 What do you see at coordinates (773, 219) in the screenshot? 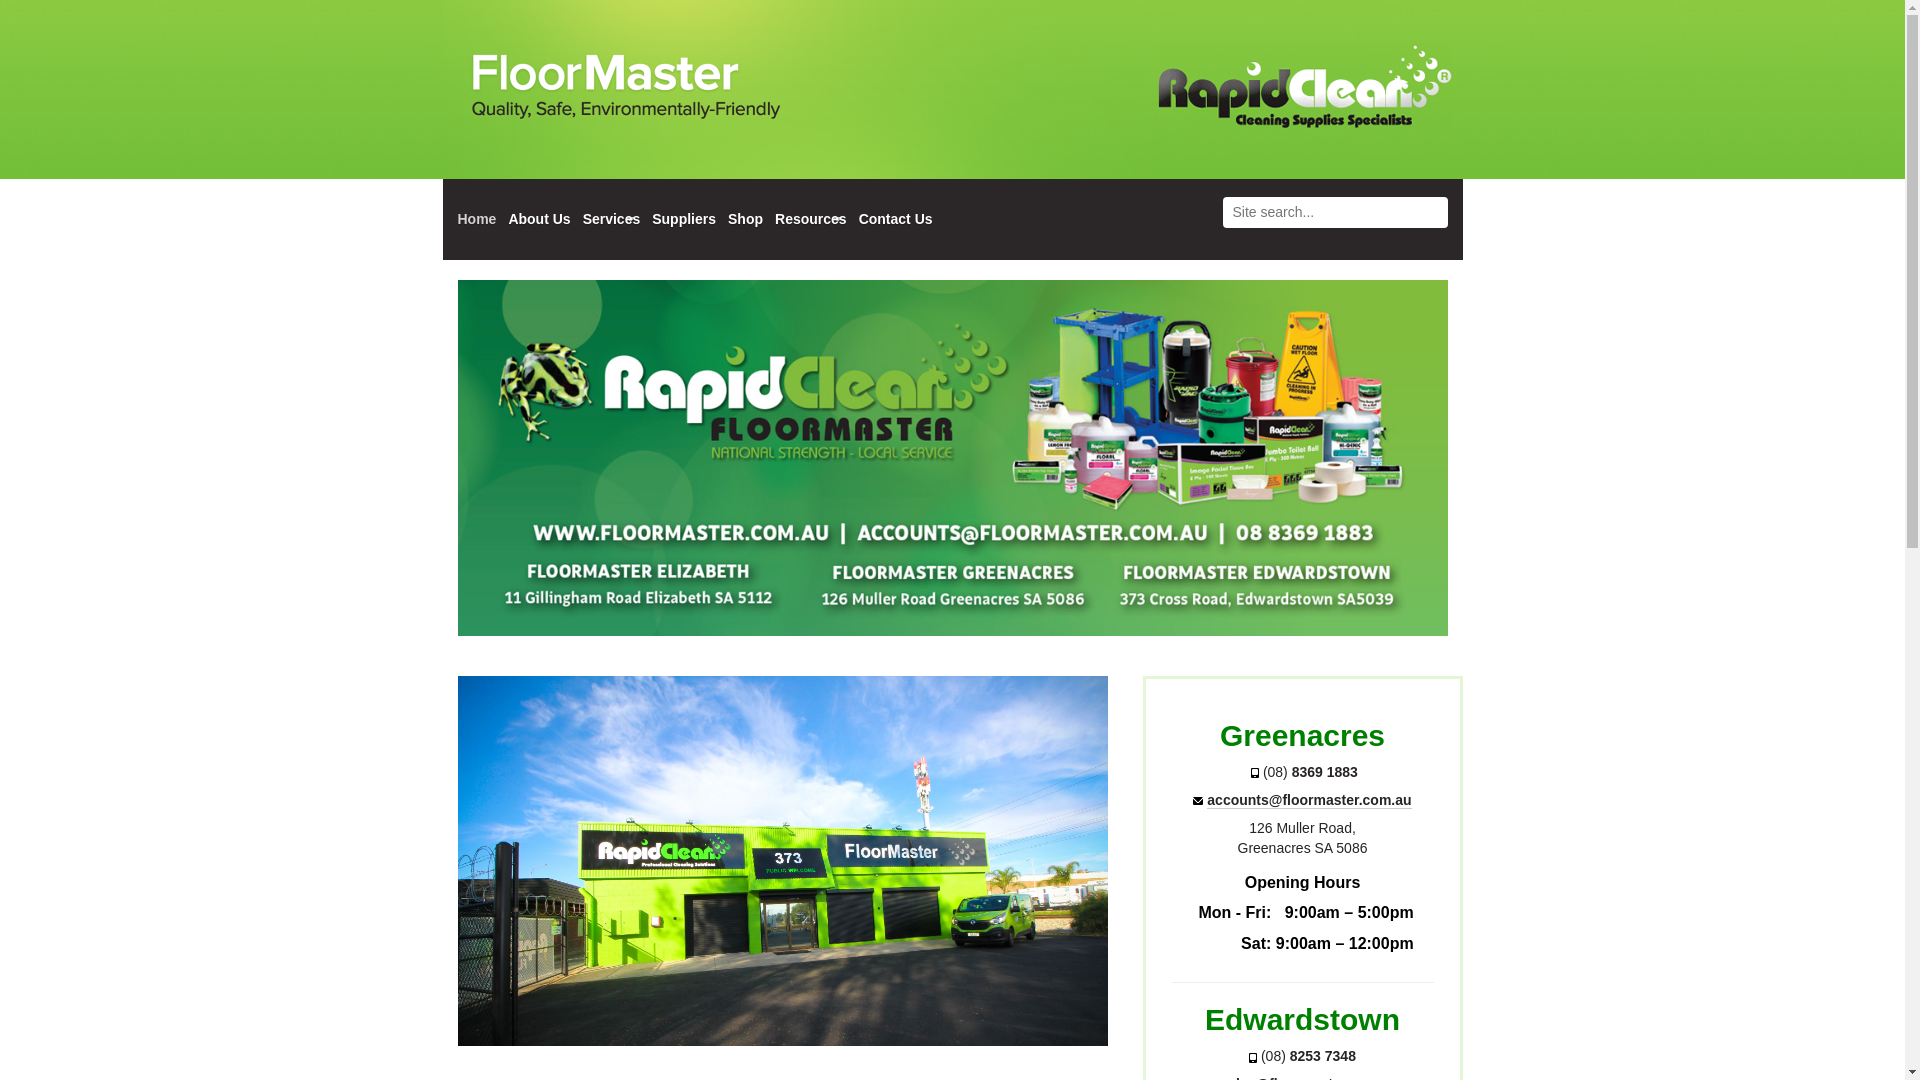
I see `'Resources'` at bounding box center [773, 219].